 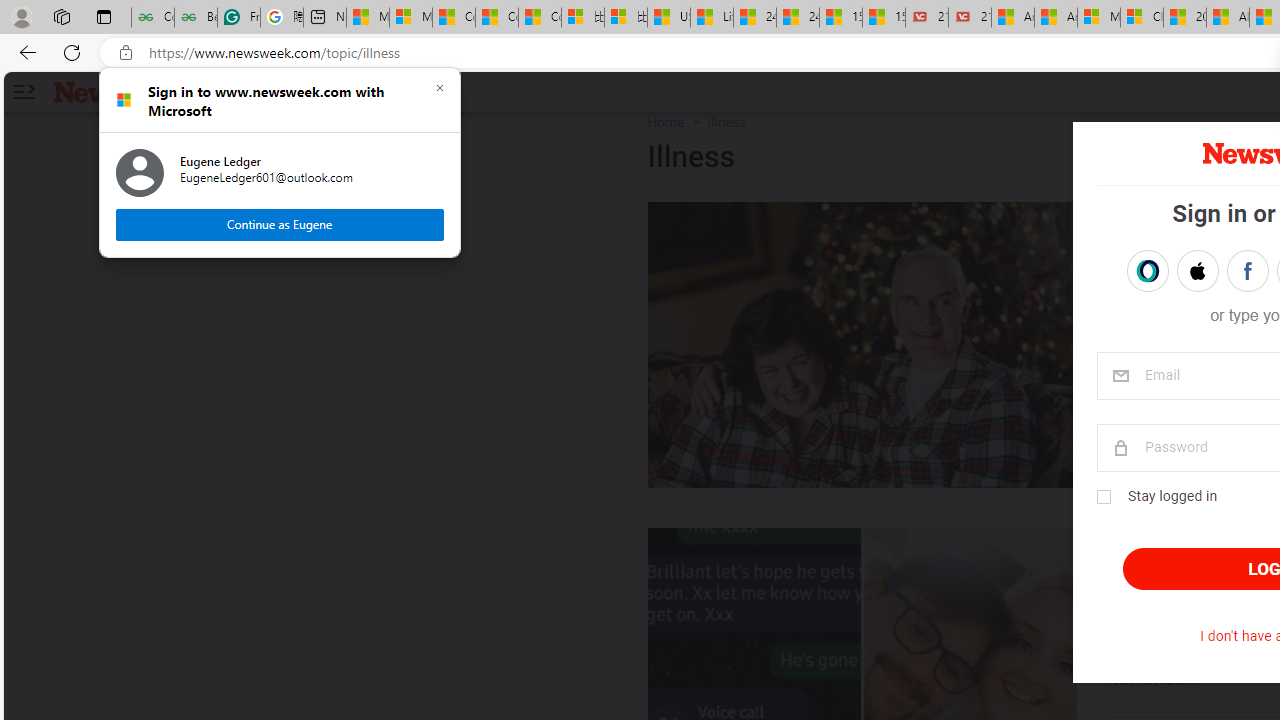 I want to click on '21 Movies That Outdid the Books They Were Based On', so click(x=969, y=17).